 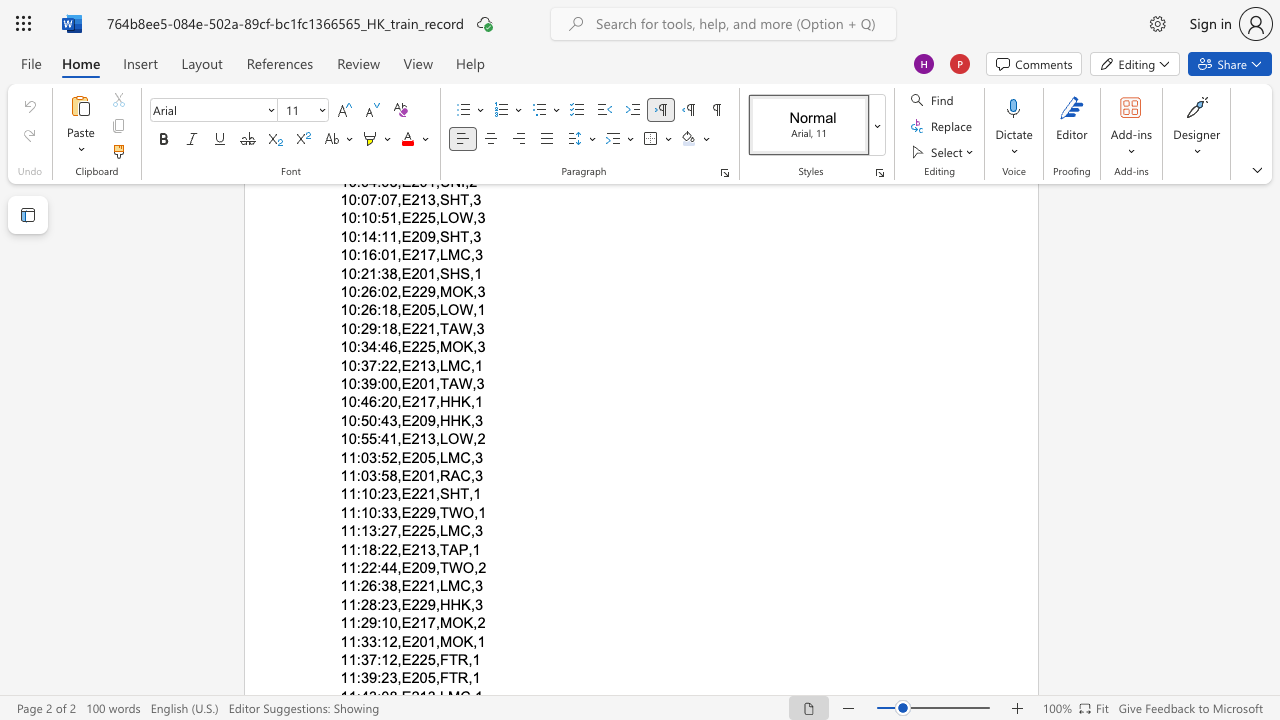 I want to click on the subset text ":4" within the text "10:55:41,E213,LOW,2", so click(x=377, y=438).